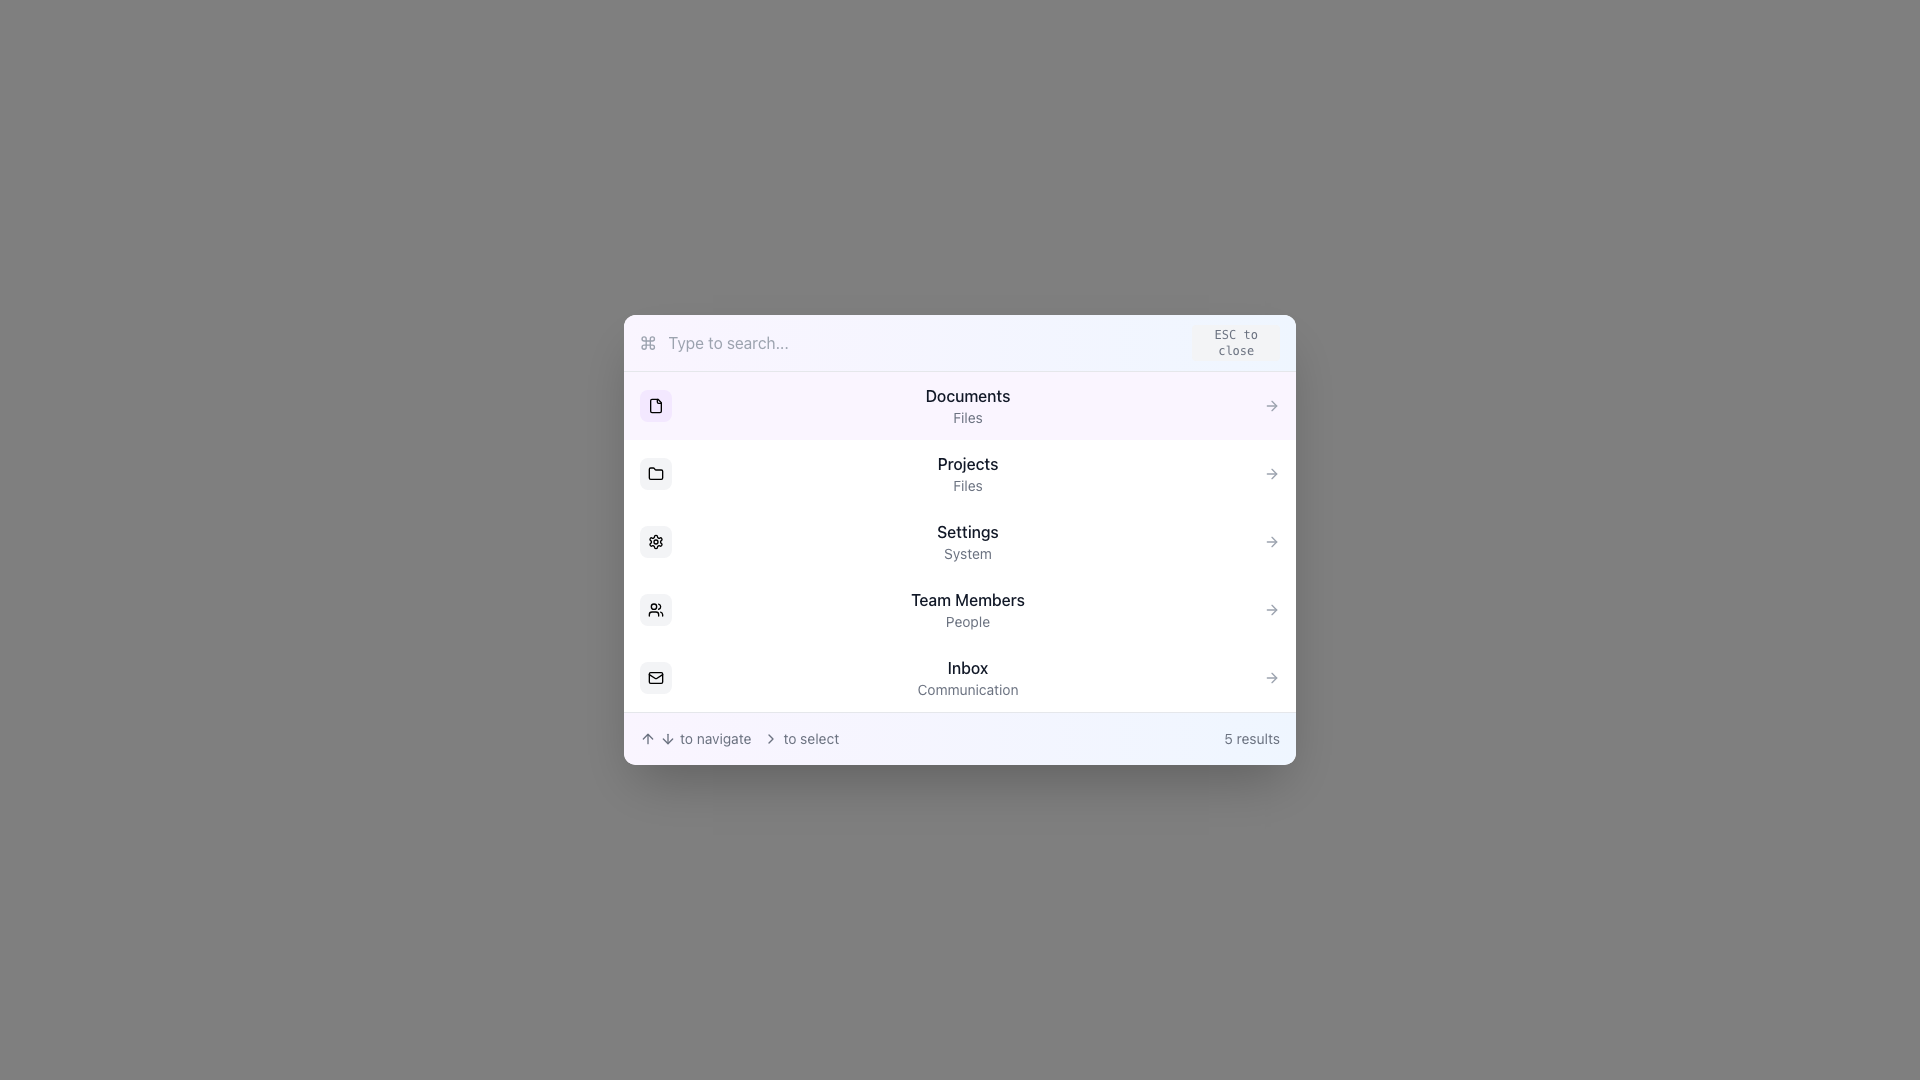 This screenshot has width=1920, height=1080. What do you see at coordinates (656, 542) in the screenshot?
I see `the settings icon located between the 'Projects' and 'Team Members' items in the vertical list` at bounding box center [656, 542].